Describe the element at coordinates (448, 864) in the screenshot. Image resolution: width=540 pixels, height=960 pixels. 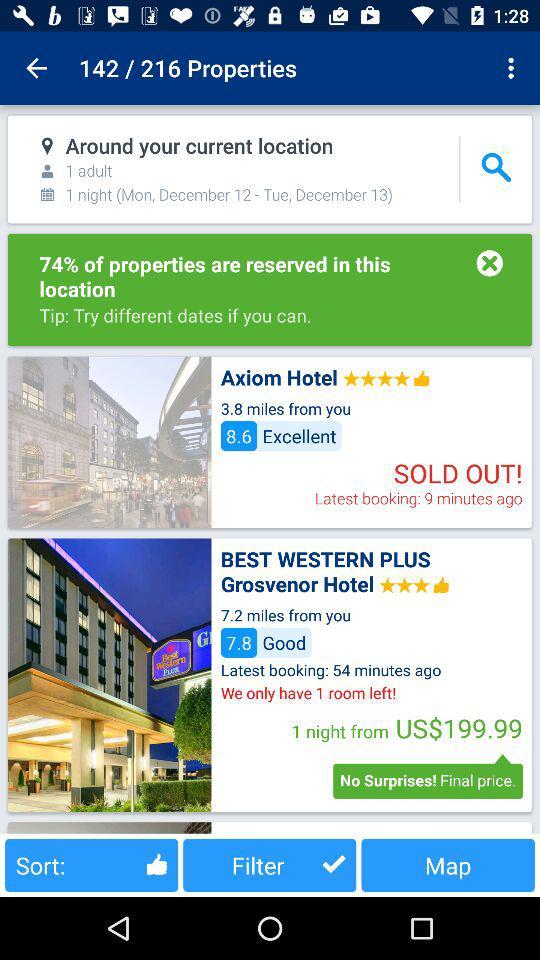
I see `map button which is at bottom right corner` at that location.